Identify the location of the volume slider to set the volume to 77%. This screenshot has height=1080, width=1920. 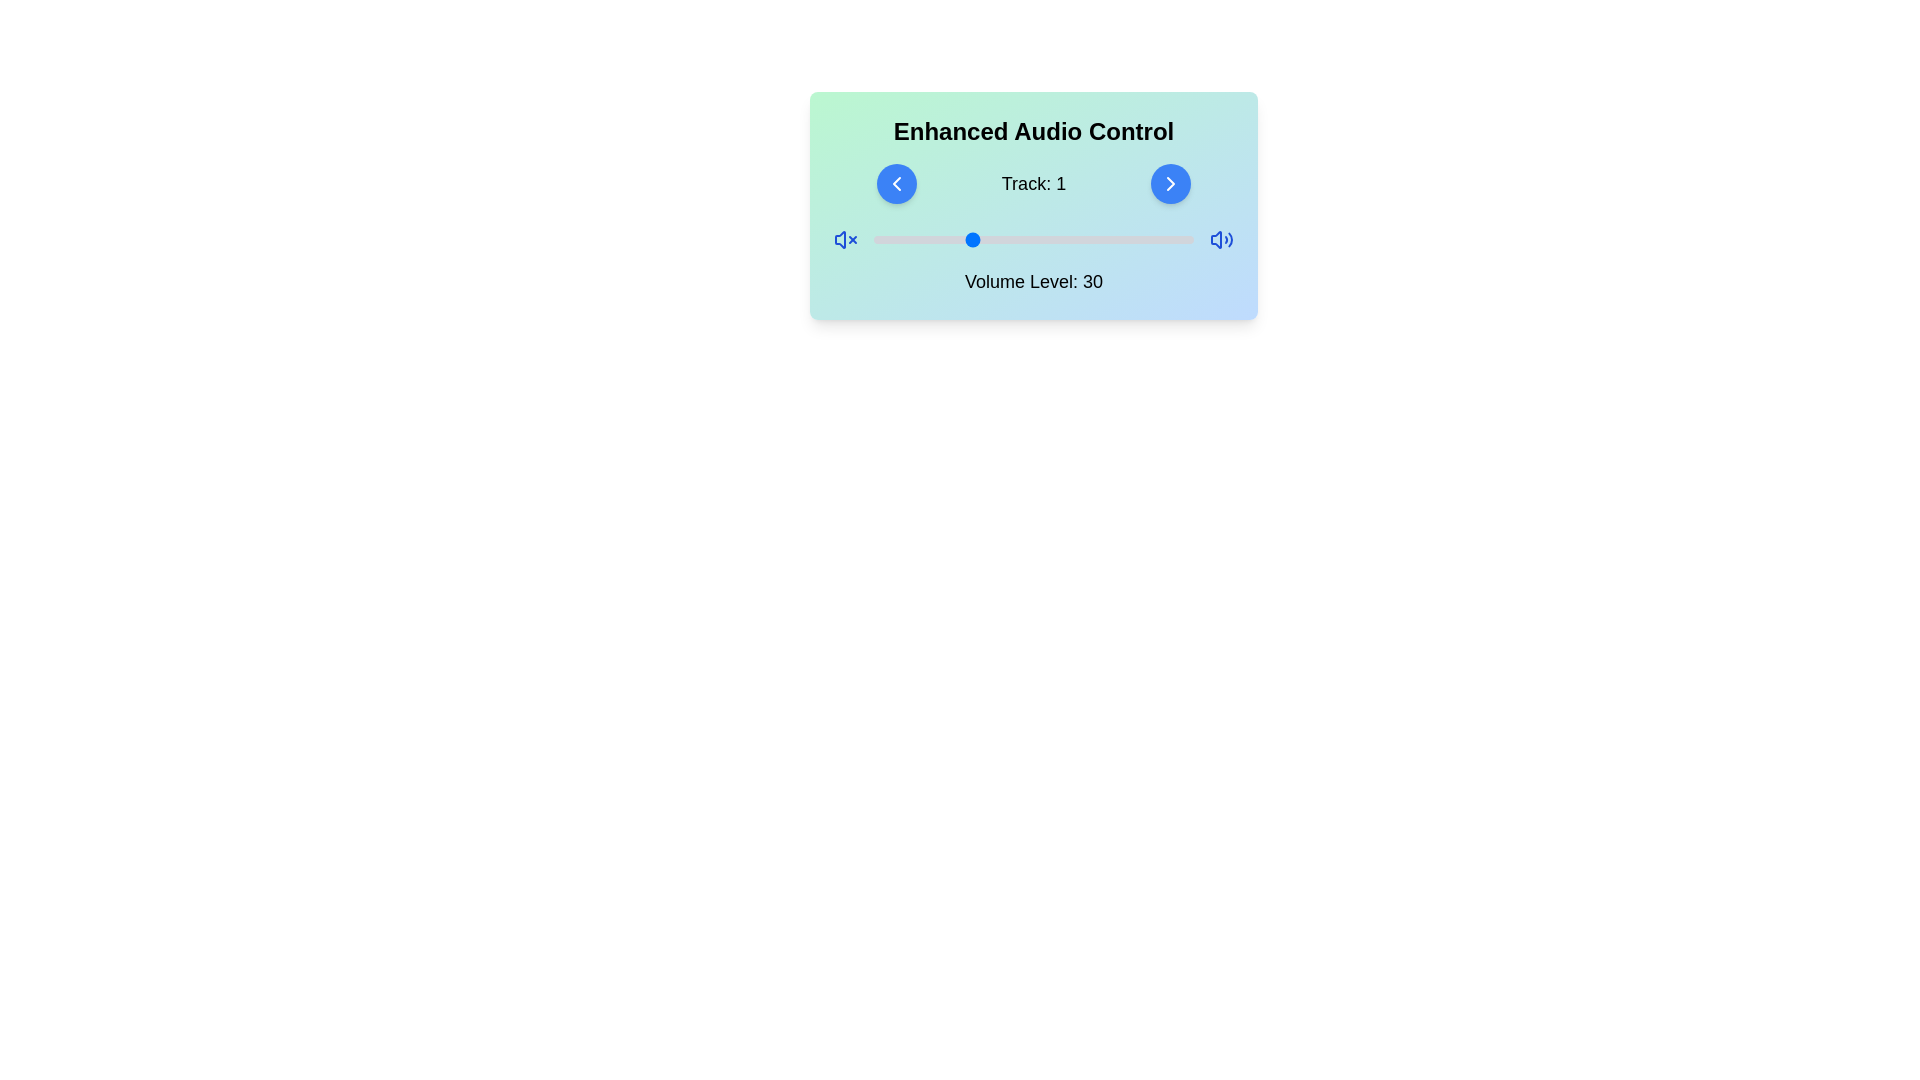
(1120, 238).